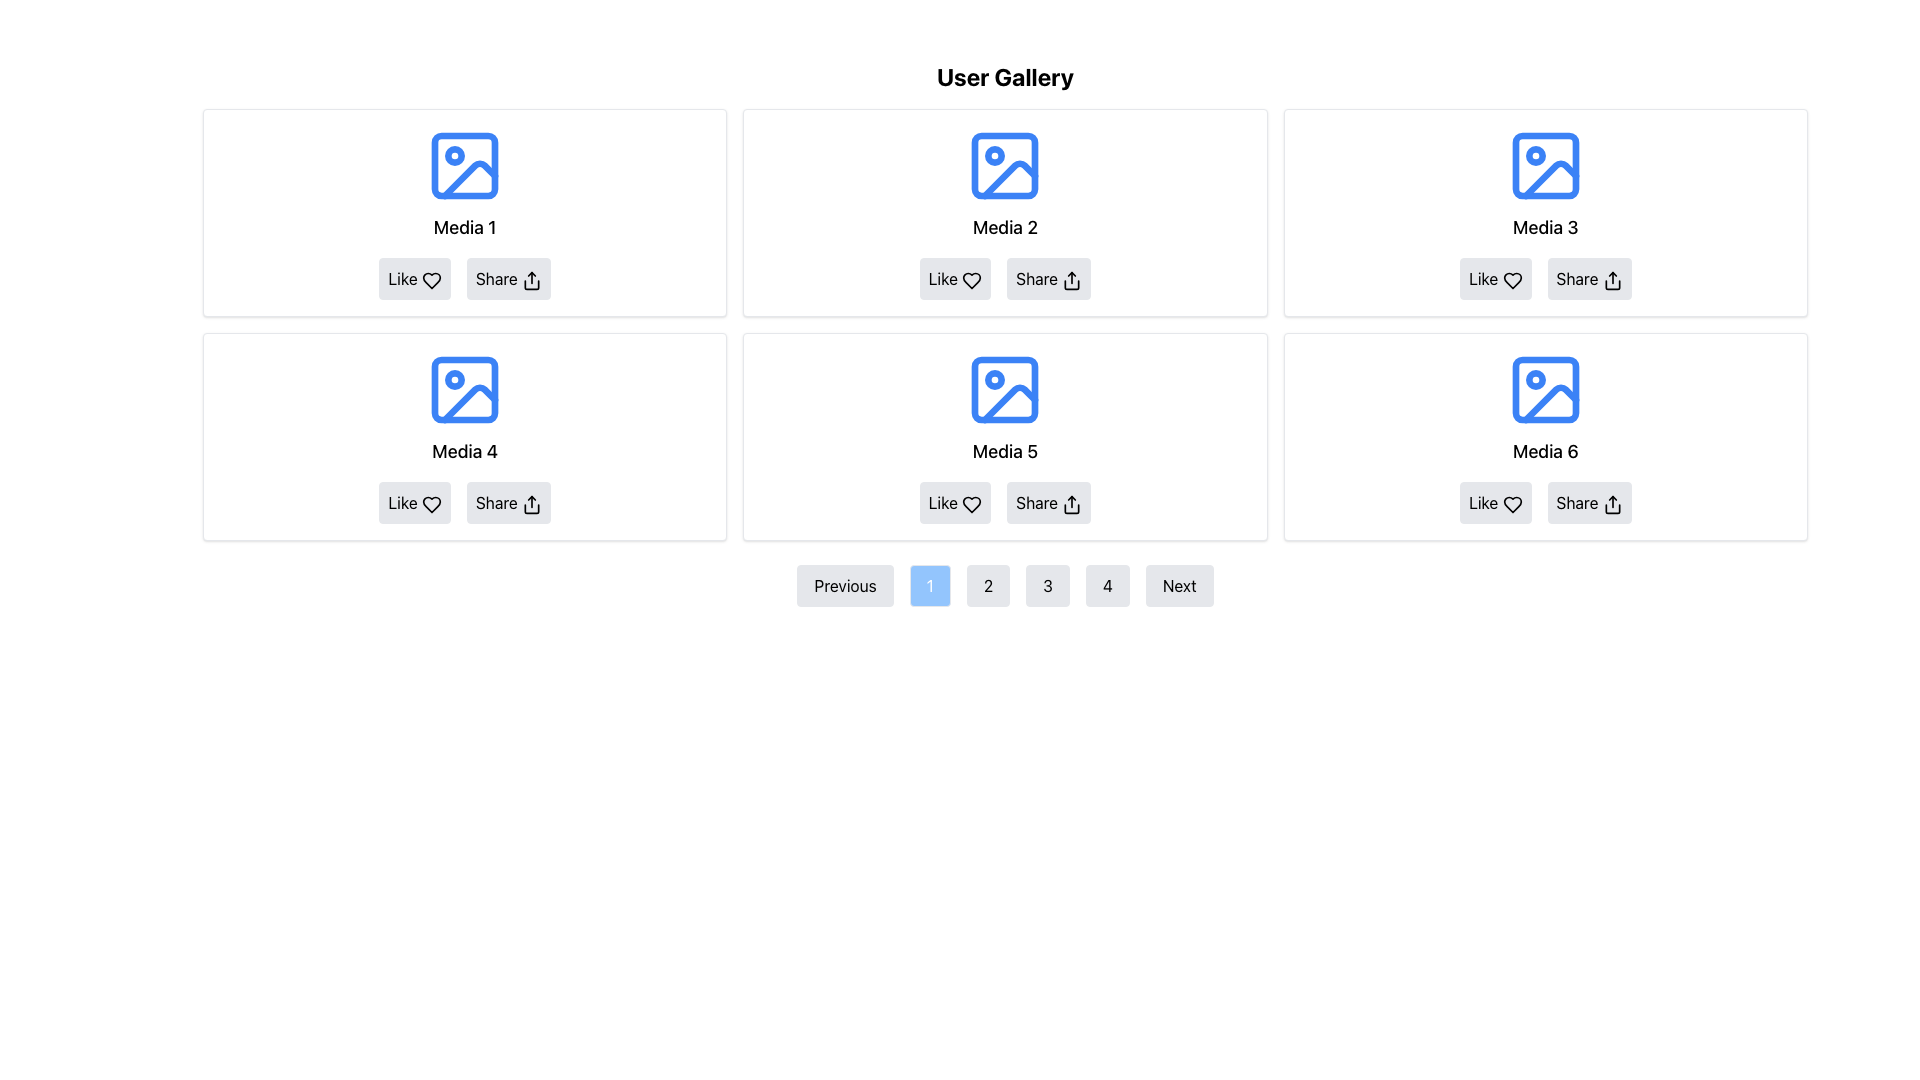 This screenshot has height=1080, width=1920. What do you see at coordinates (1179, 585) in the screenshot?
I see `the 'Next' button, which is the last button in a row of navigation controls below a gallery of media items` at bounding box center [1179, 585].